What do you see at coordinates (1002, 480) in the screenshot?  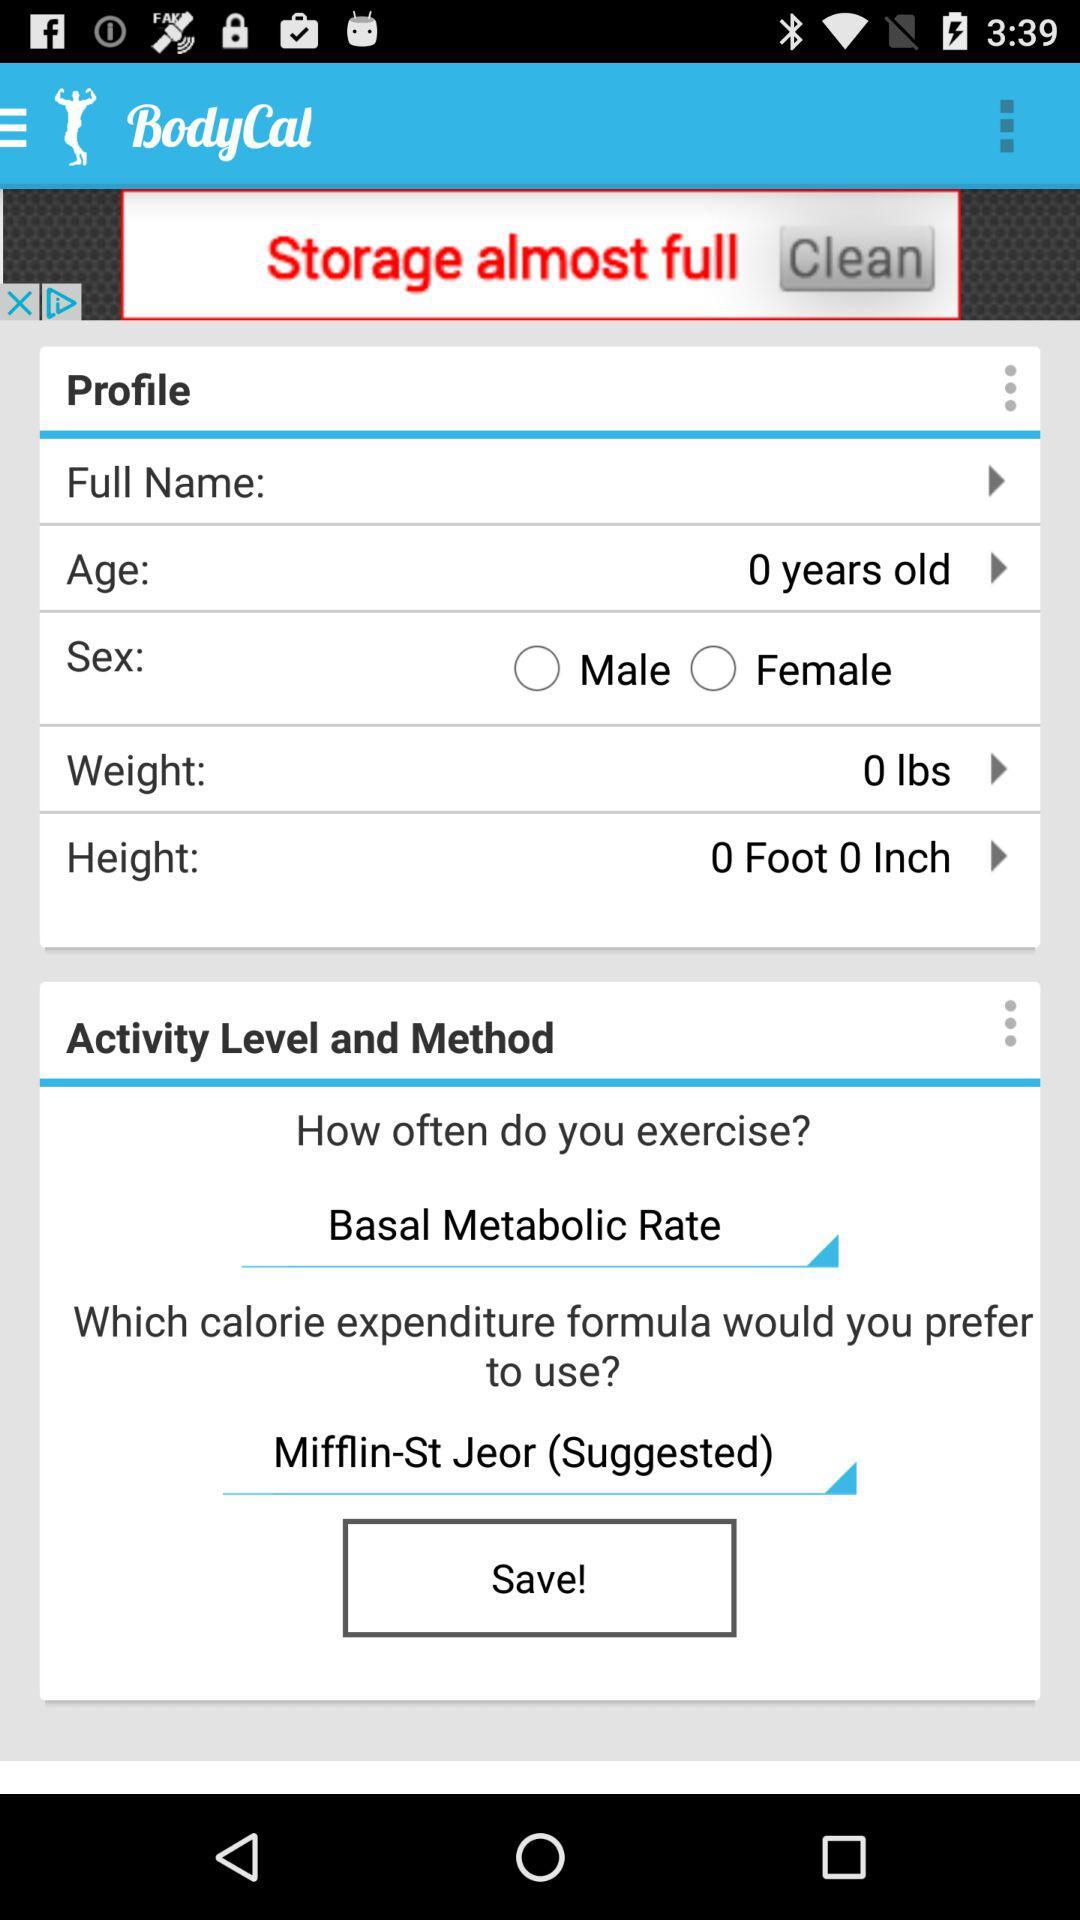 I see `the next page icon right next to full name` at bounding box center [1002, 480].